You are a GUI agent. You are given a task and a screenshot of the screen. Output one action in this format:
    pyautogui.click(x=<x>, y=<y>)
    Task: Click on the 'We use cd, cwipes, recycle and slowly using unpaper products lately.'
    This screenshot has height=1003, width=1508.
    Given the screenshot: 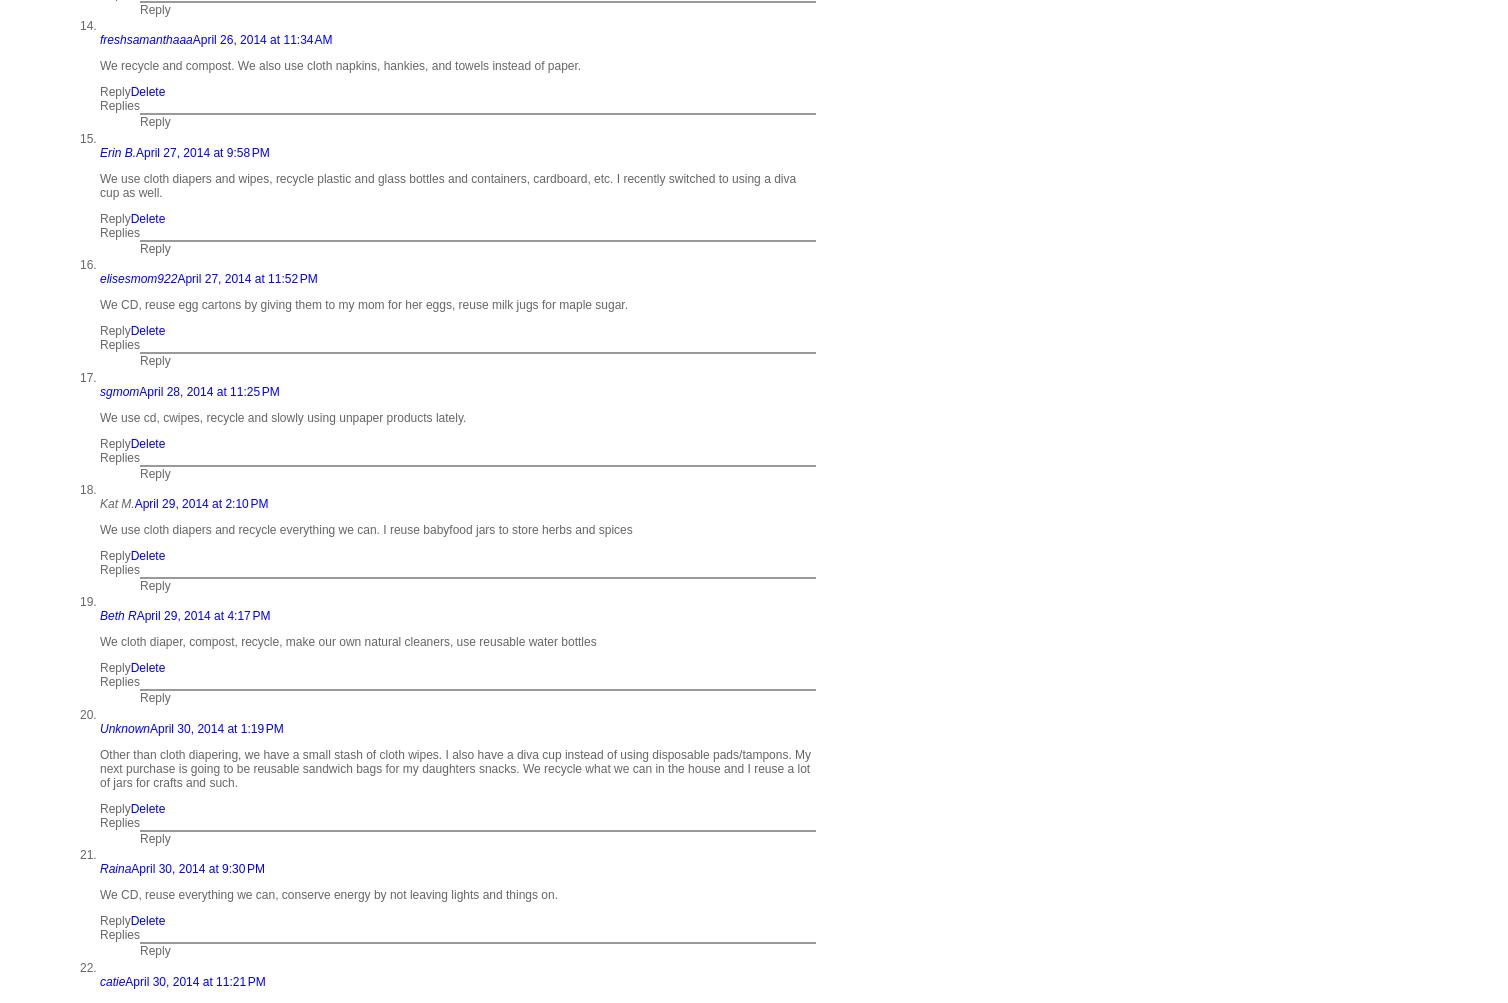 What is the action you would take?
    pyautogui.click(x=282, y=417)
    